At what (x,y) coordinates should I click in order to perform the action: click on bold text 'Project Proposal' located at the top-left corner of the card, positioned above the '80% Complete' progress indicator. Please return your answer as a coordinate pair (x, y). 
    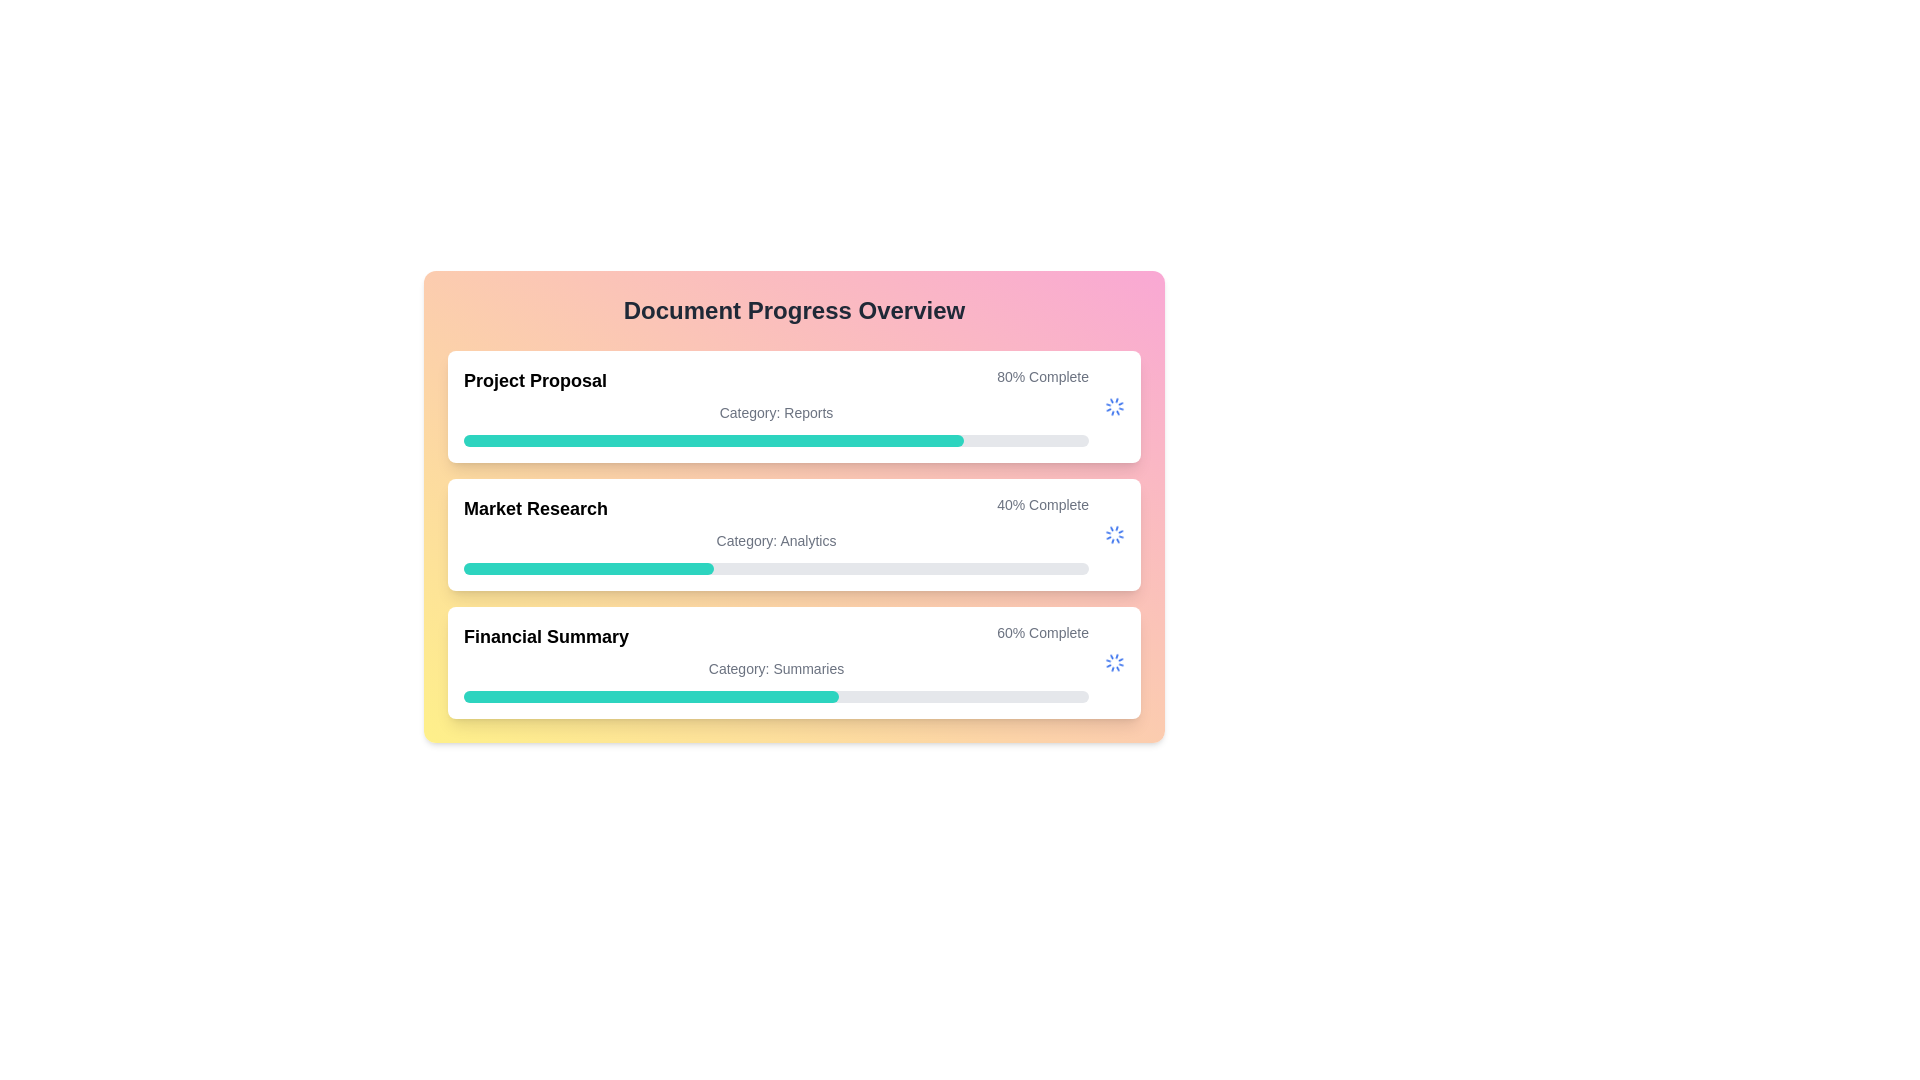
    Looking at the image, I should click on (535, 381).